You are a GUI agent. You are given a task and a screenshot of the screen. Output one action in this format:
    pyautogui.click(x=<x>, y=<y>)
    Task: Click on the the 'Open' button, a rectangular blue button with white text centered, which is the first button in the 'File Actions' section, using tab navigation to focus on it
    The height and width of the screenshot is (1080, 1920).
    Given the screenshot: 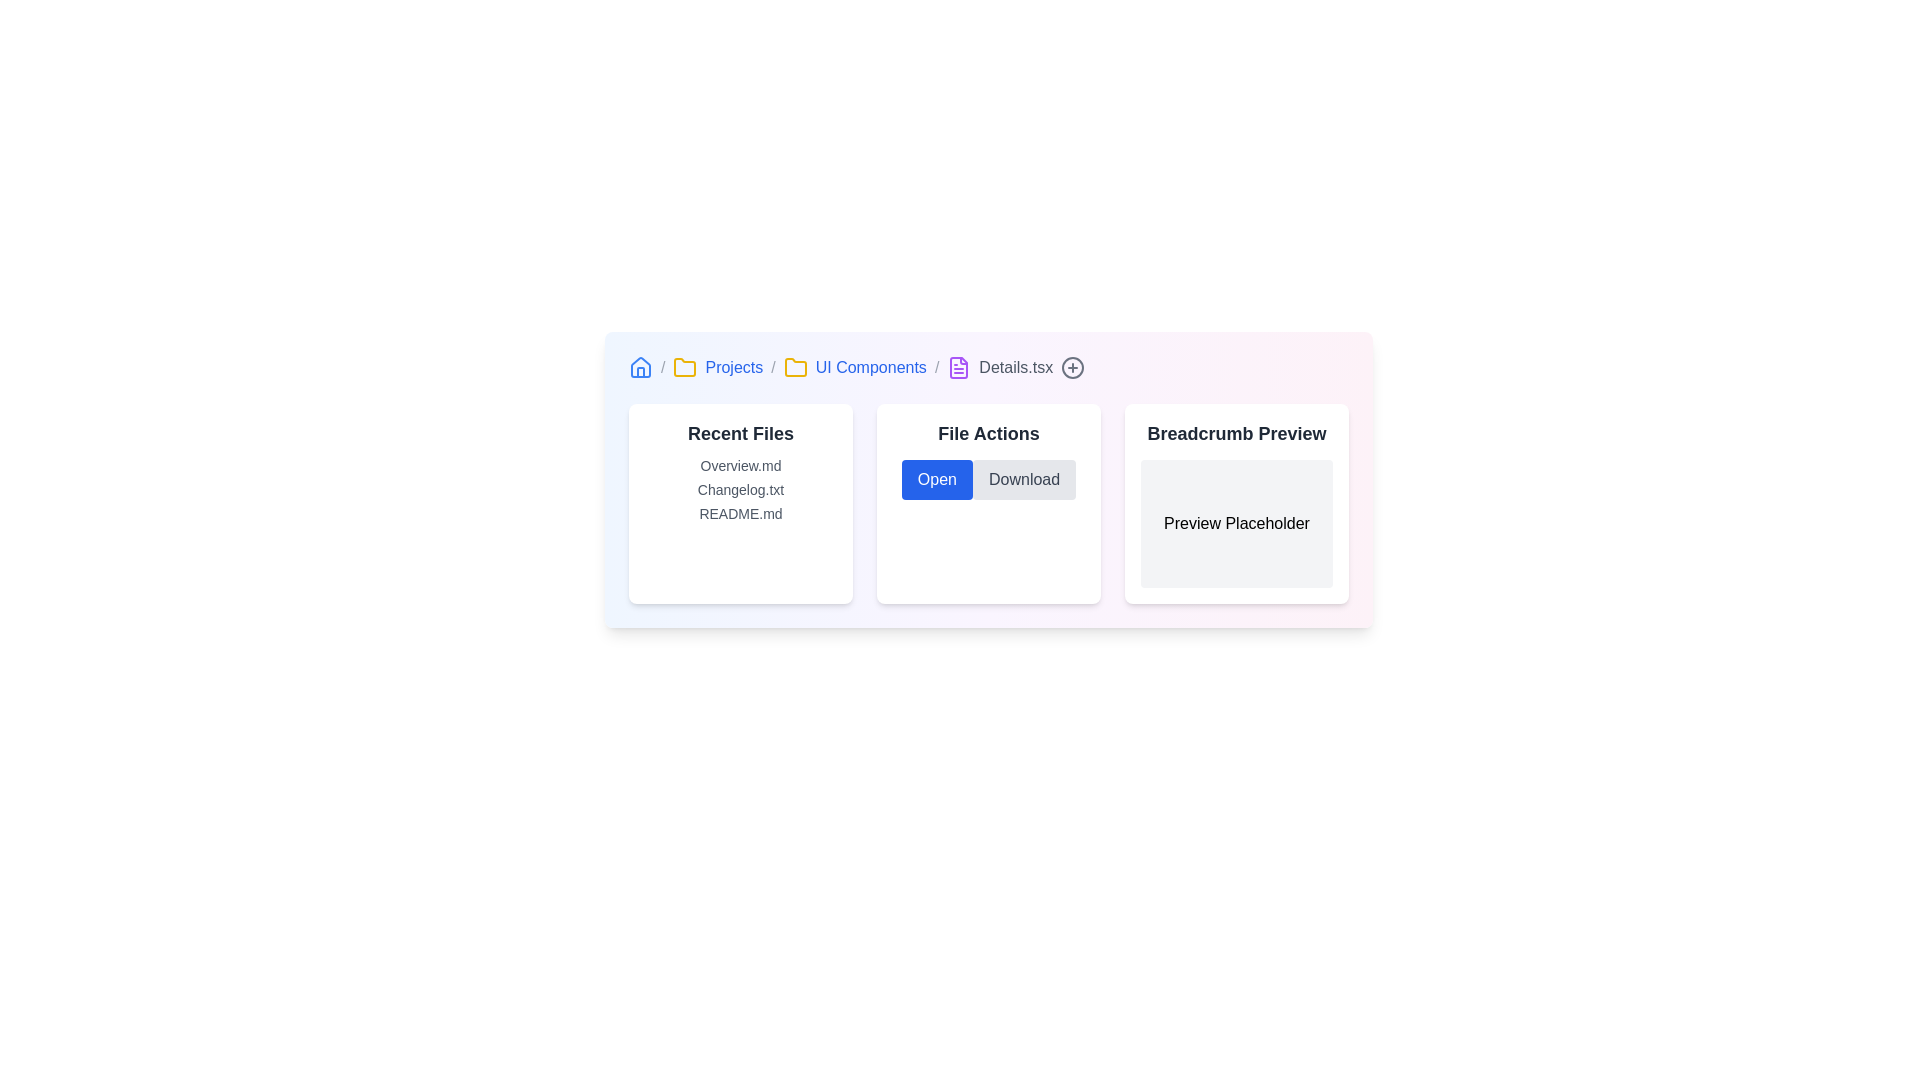 What is the action you would take?
    pyautogui.click(x=936, y=479)
    